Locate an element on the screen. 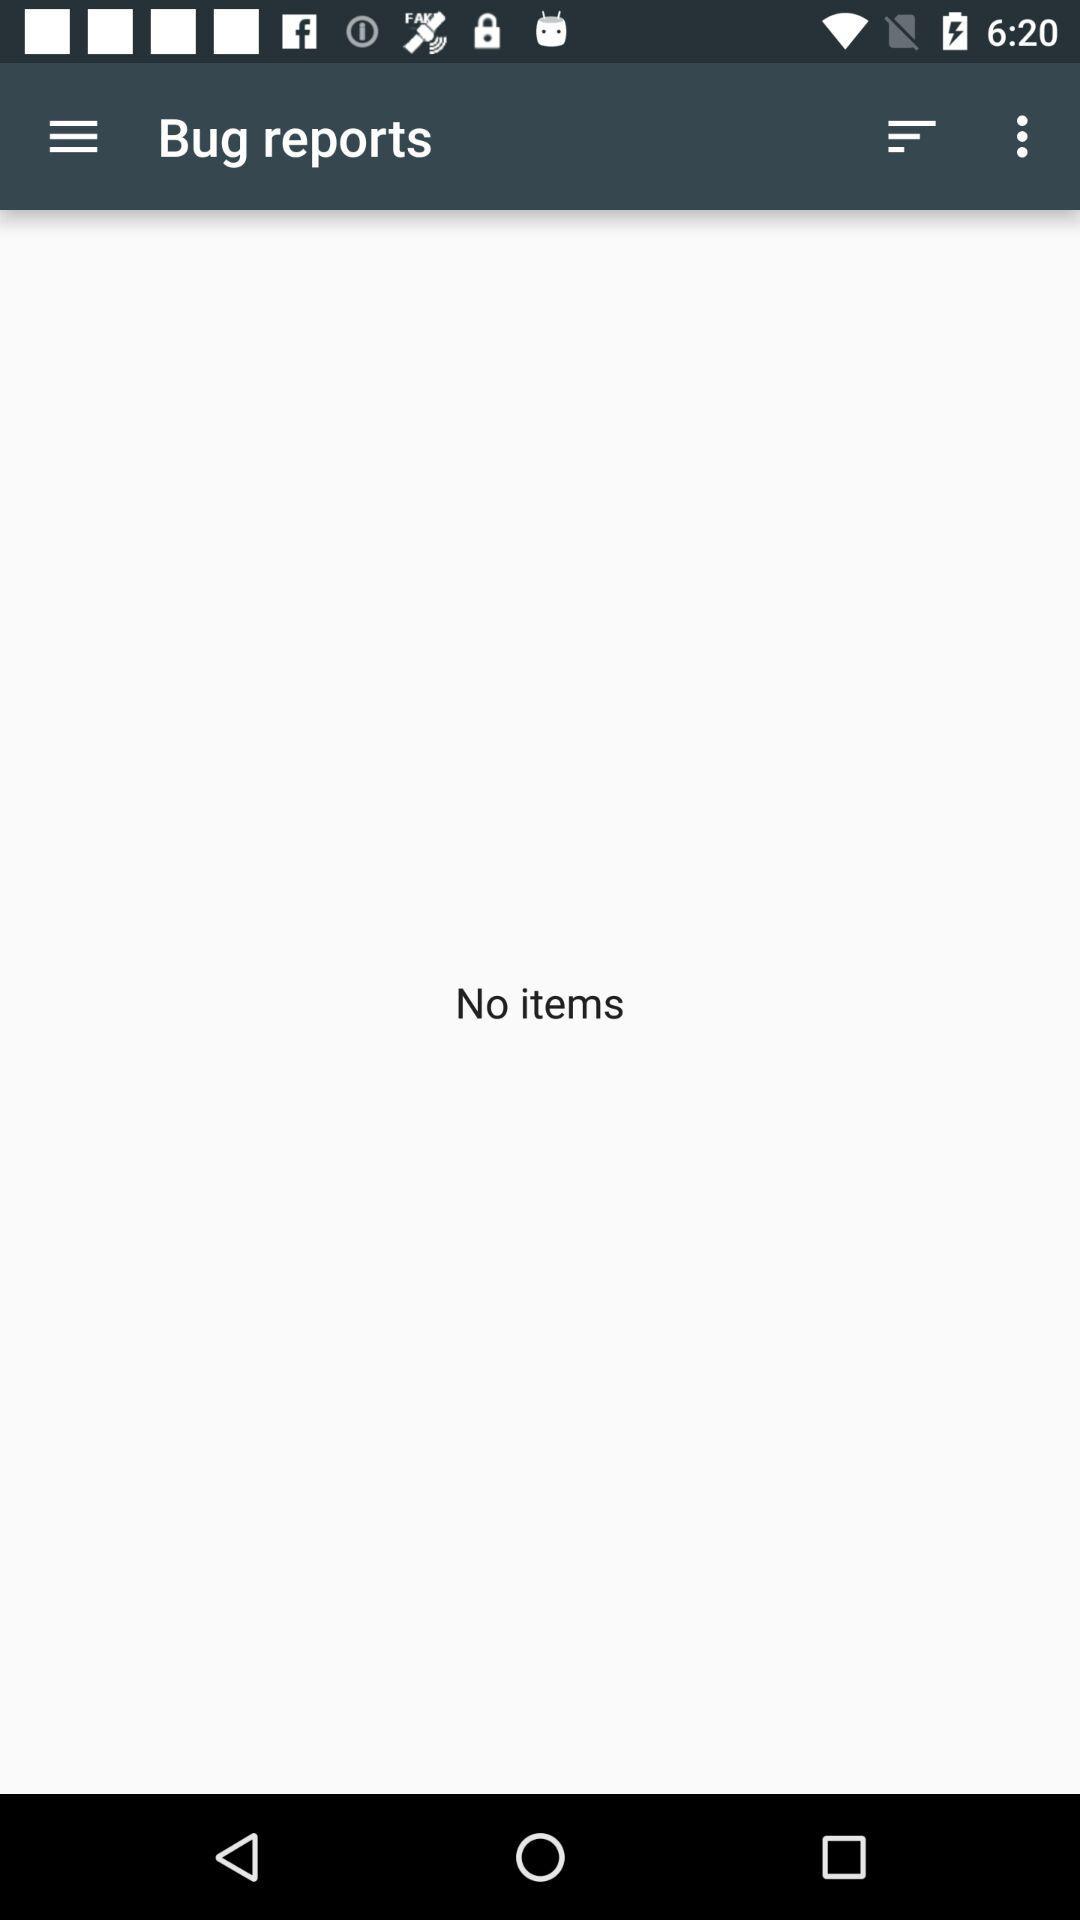 The width and height of the screenshot is (1080, 1920). the app next to bug reports icon is located at coordinates (72, 135).